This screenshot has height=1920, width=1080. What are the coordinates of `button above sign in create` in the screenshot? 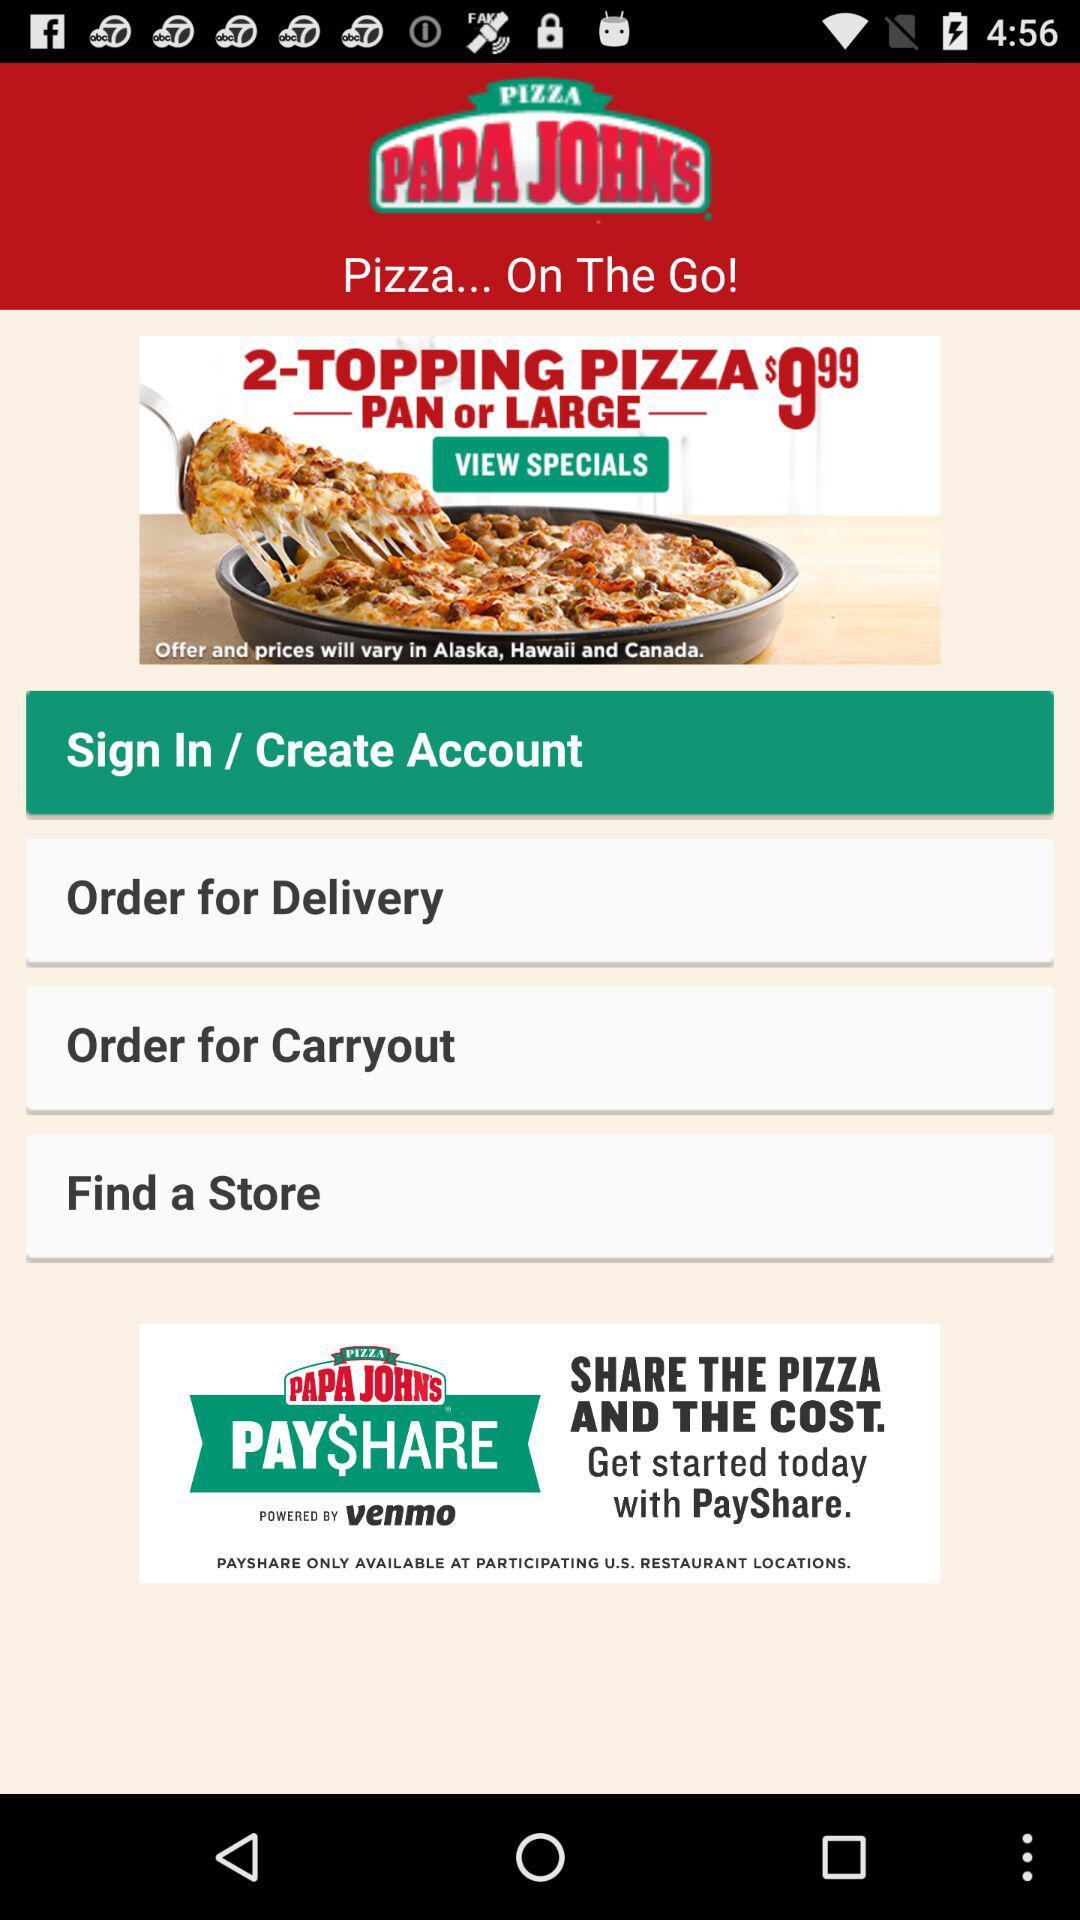 It's located at (540, 500).